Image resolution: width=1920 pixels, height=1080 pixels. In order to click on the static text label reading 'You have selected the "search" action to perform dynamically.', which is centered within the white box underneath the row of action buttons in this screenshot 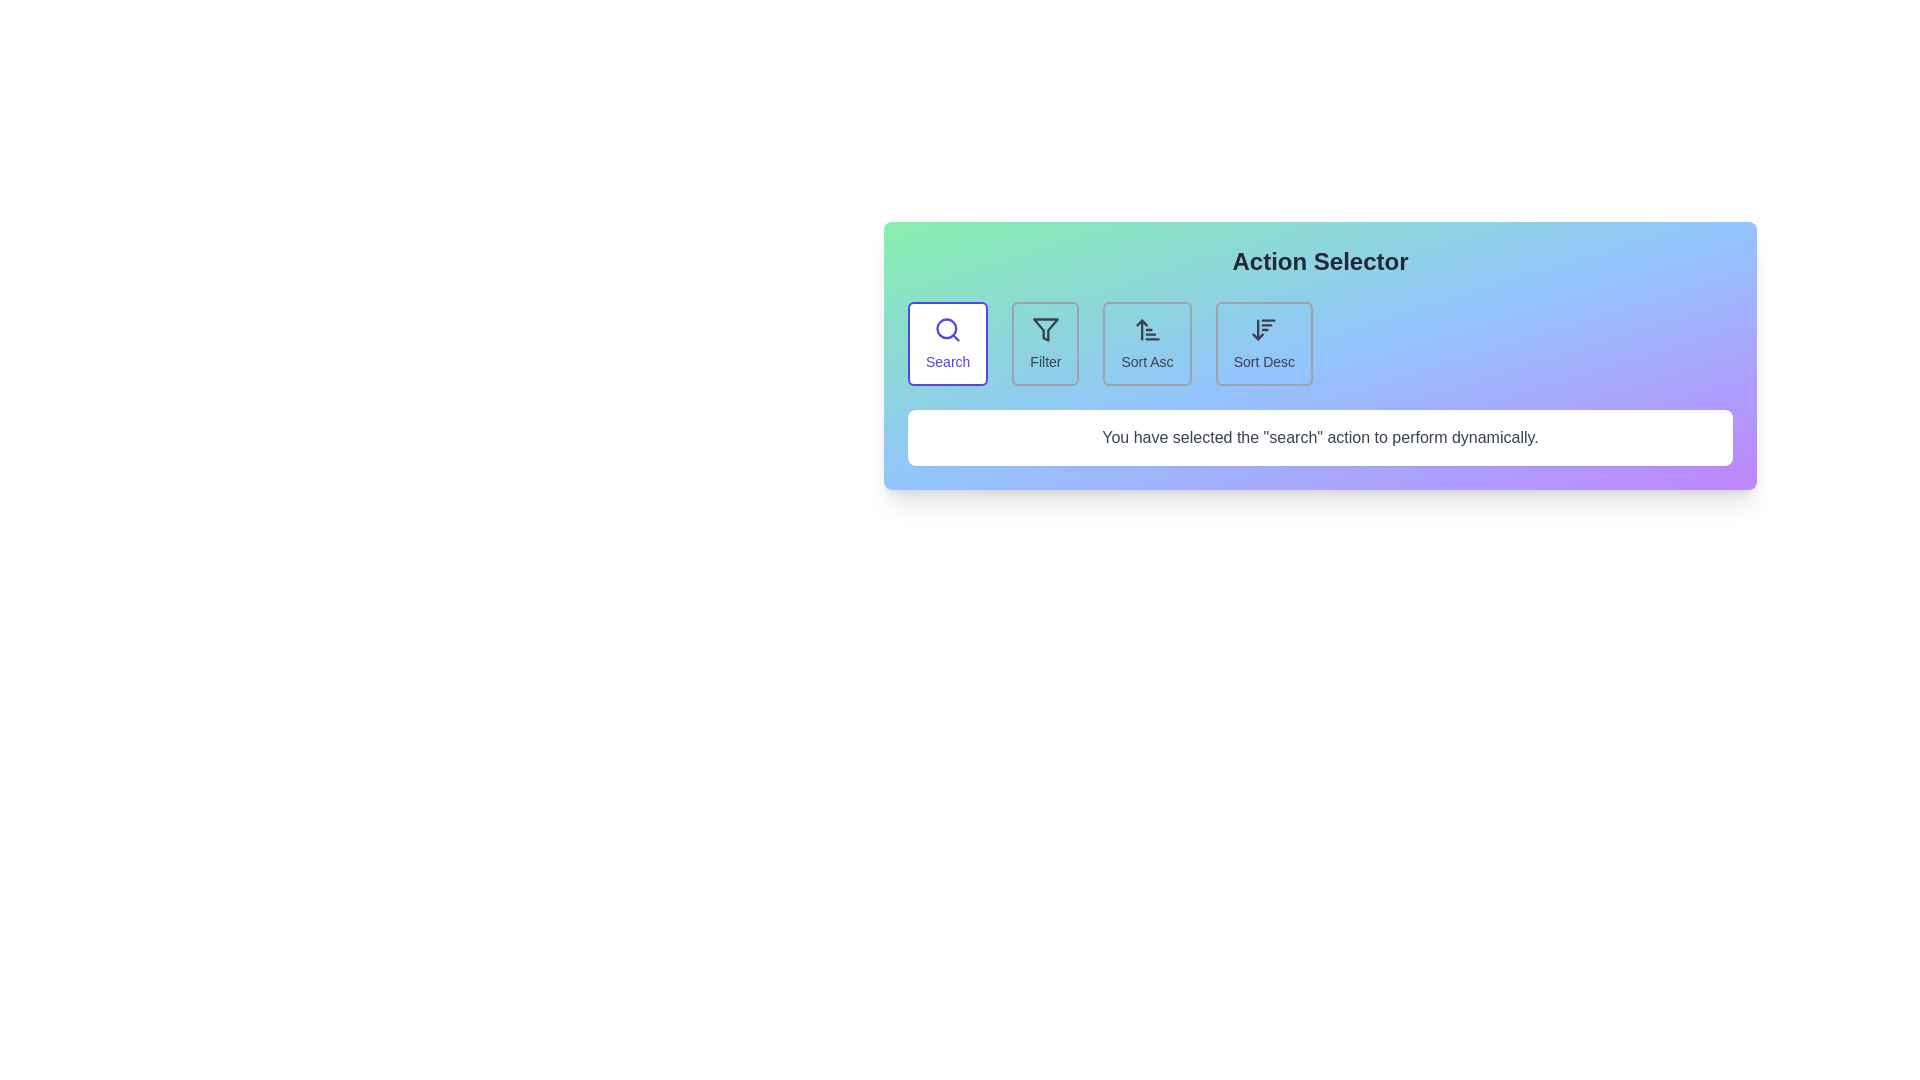, I will do `click(1320, 437)`.